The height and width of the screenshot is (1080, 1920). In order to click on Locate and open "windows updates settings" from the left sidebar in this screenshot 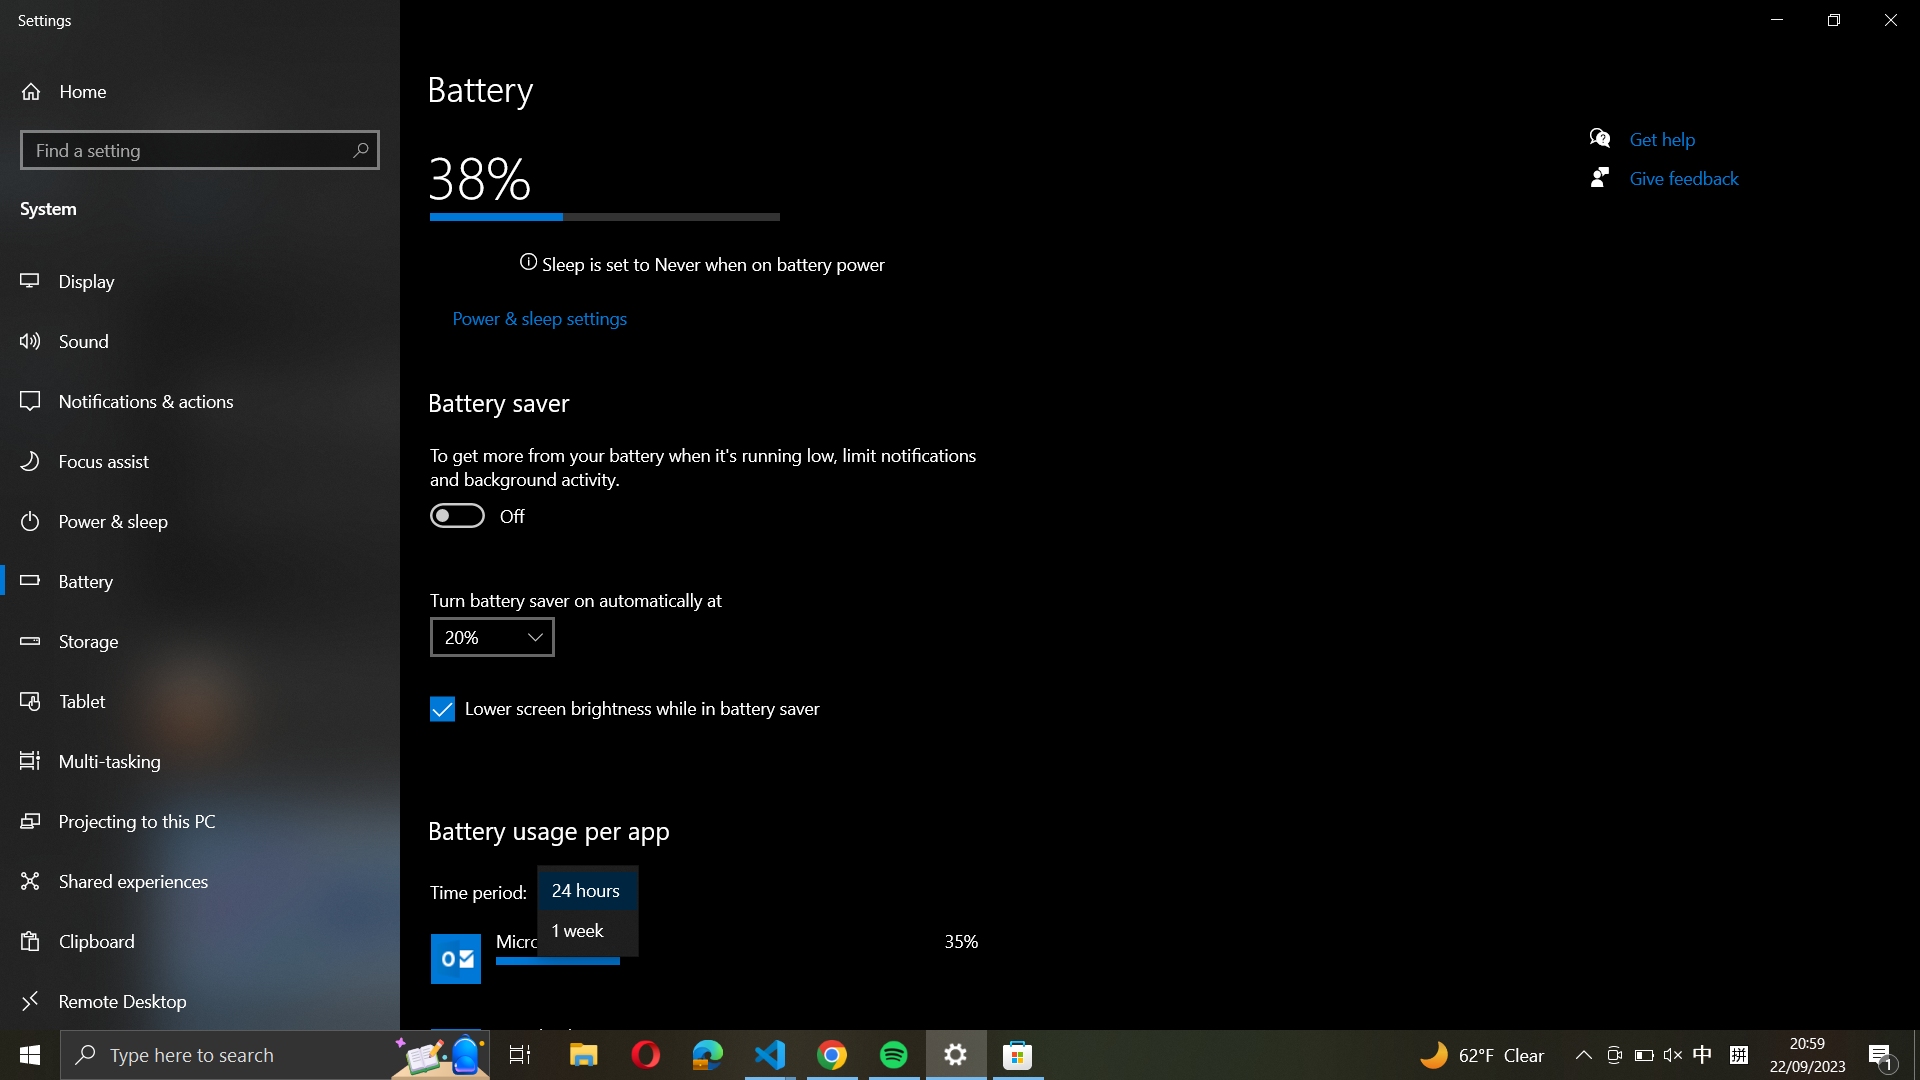, I will do `click(200, 147)`.